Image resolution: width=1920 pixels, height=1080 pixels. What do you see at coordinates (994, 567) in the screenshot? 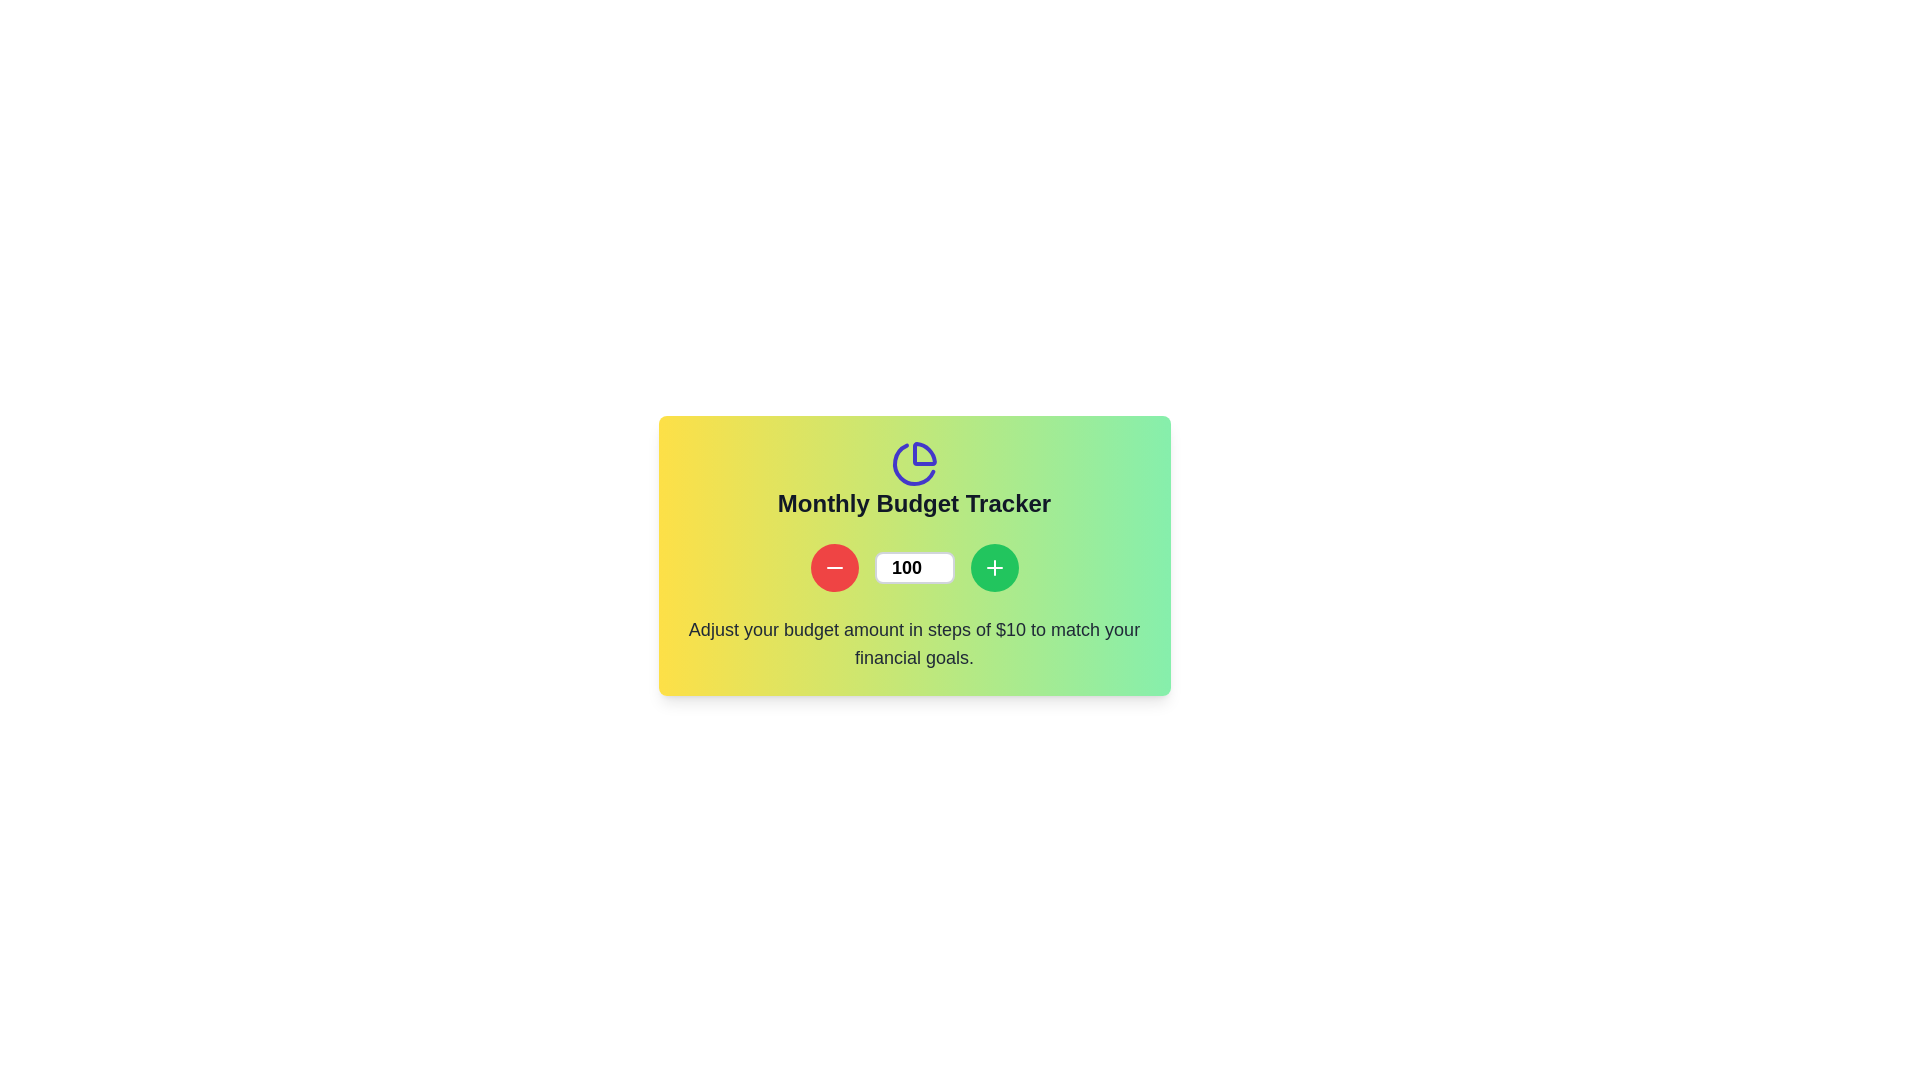
I see `the green circular button with a white '+' icon to trigger its hover style` at bounding box center [994, 567].